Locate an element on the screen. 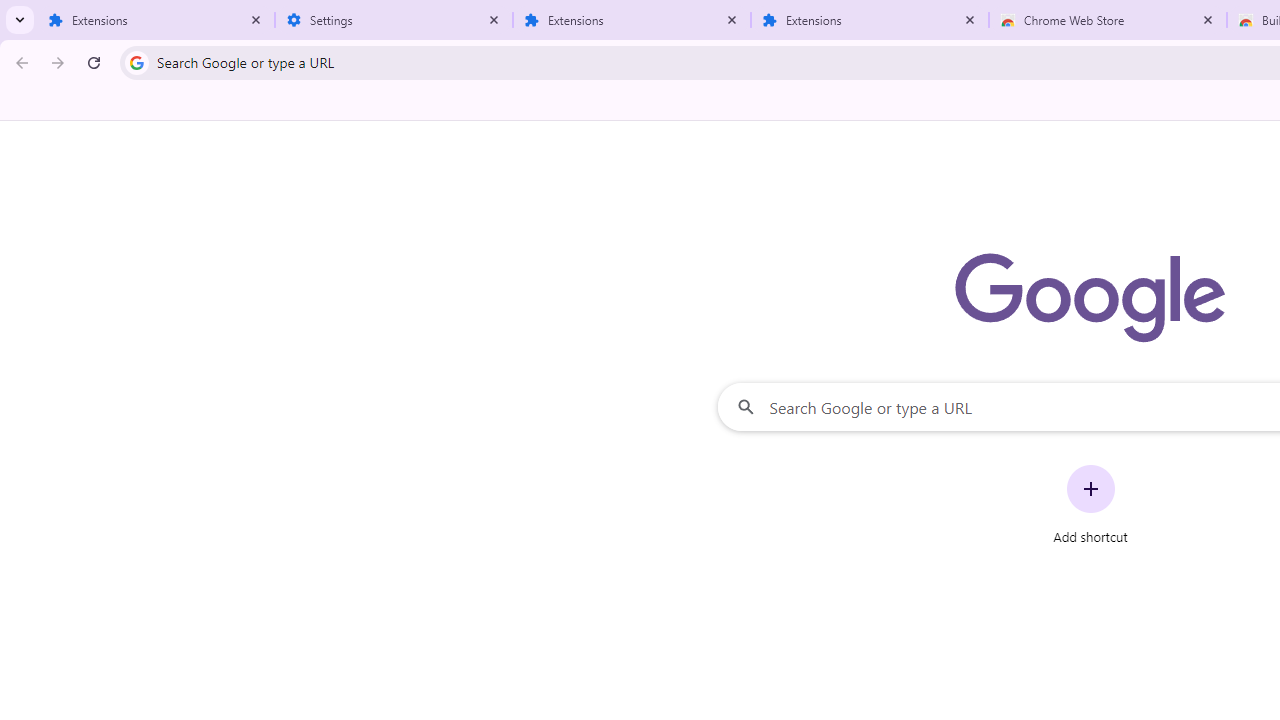 The height and width of the screenshot is (720, 1280). 'Chrome Web Store' is located at coordinates (1107, 20).